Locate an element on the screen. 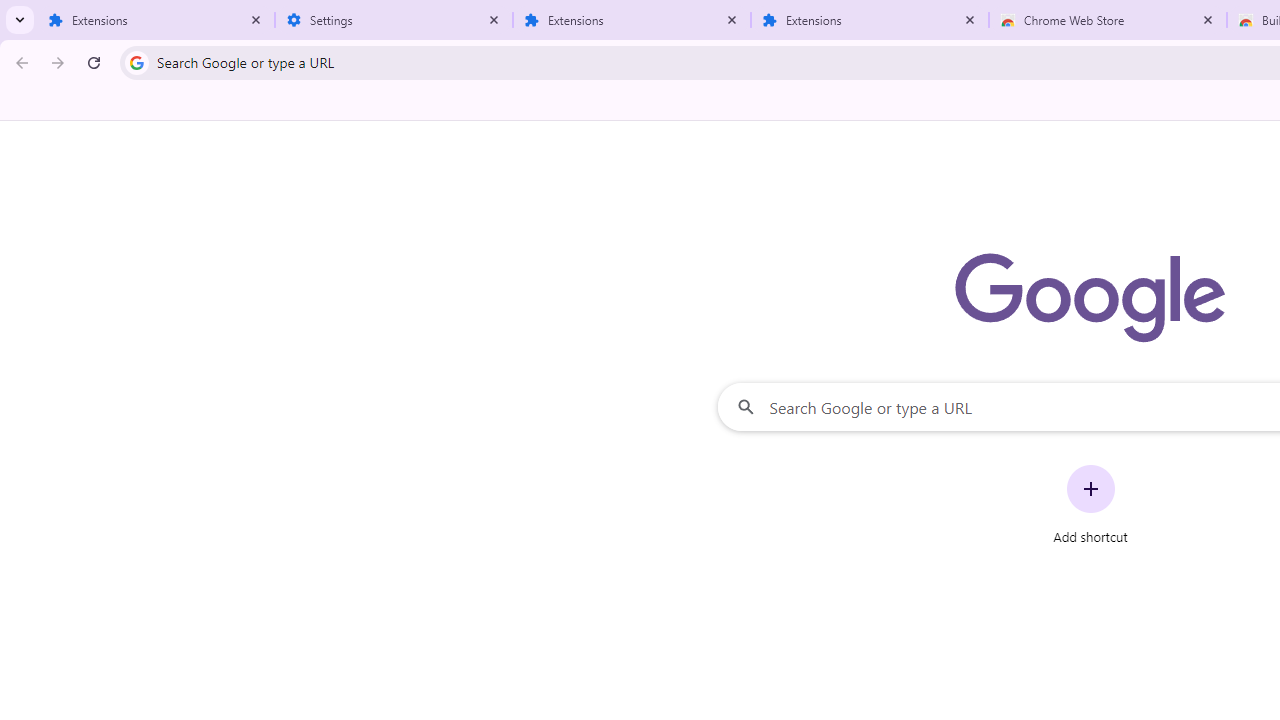 The height and width of the screenshot is (720, 1280). 'Chrome Web Store' is located at coordinates (1107, 20).